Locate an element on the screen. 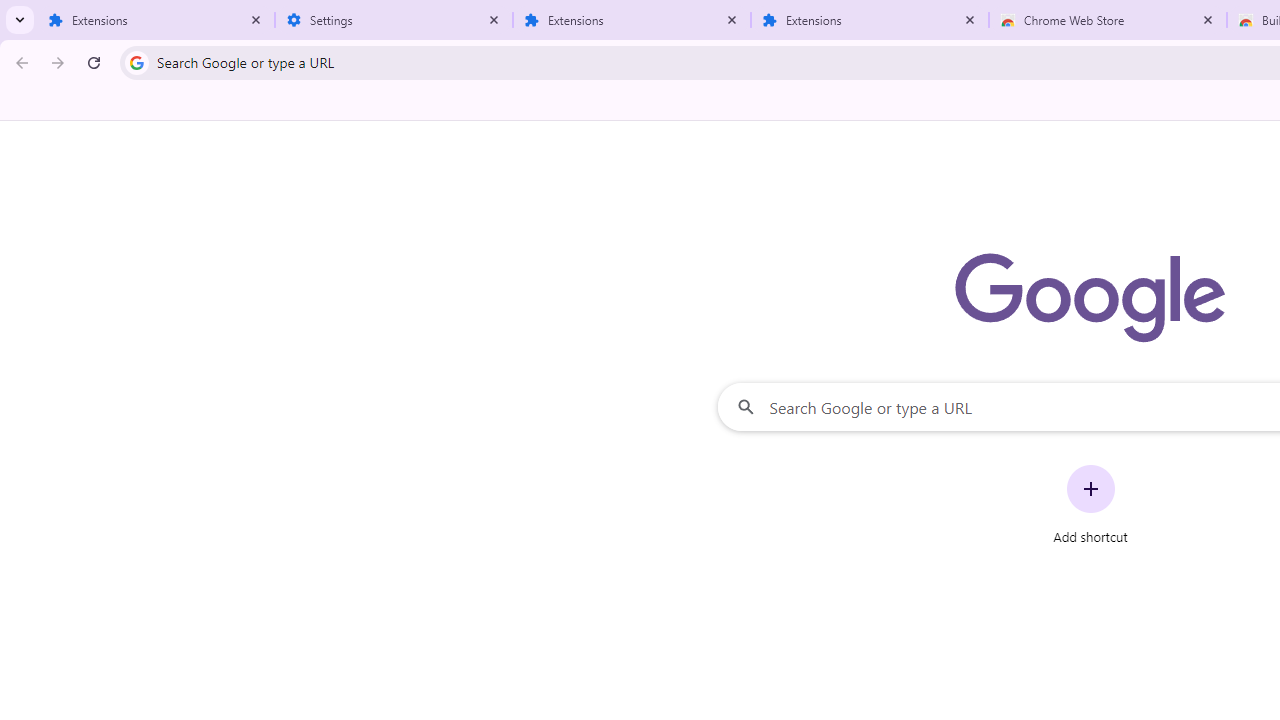 The height and width of the screenshot is (720, 1280). 'Chrome Web Store' is located at coordinates (1107, 20).